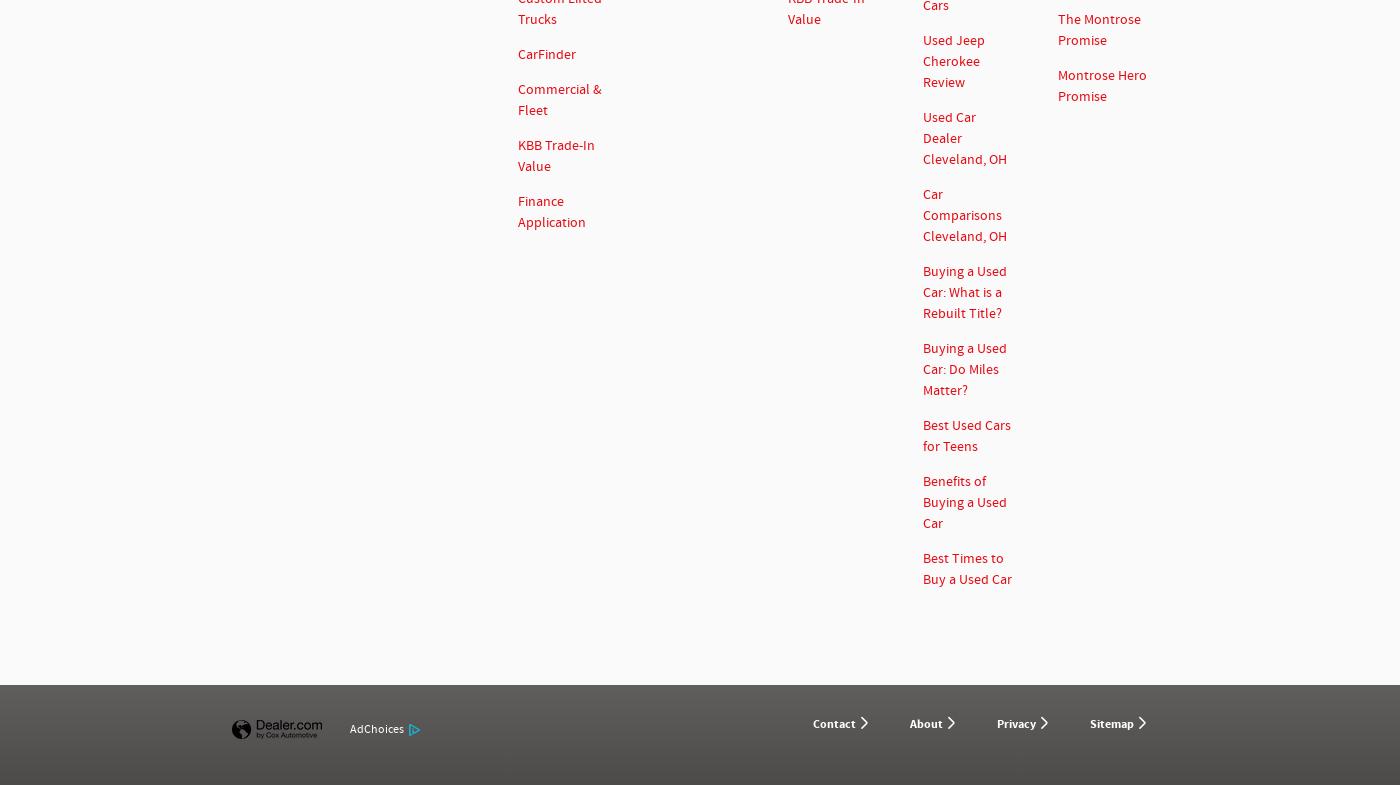 The image size is (1400, 785). I want to click on 'Buying a Used Car: Do Miles Matter?', so click(965, 368).